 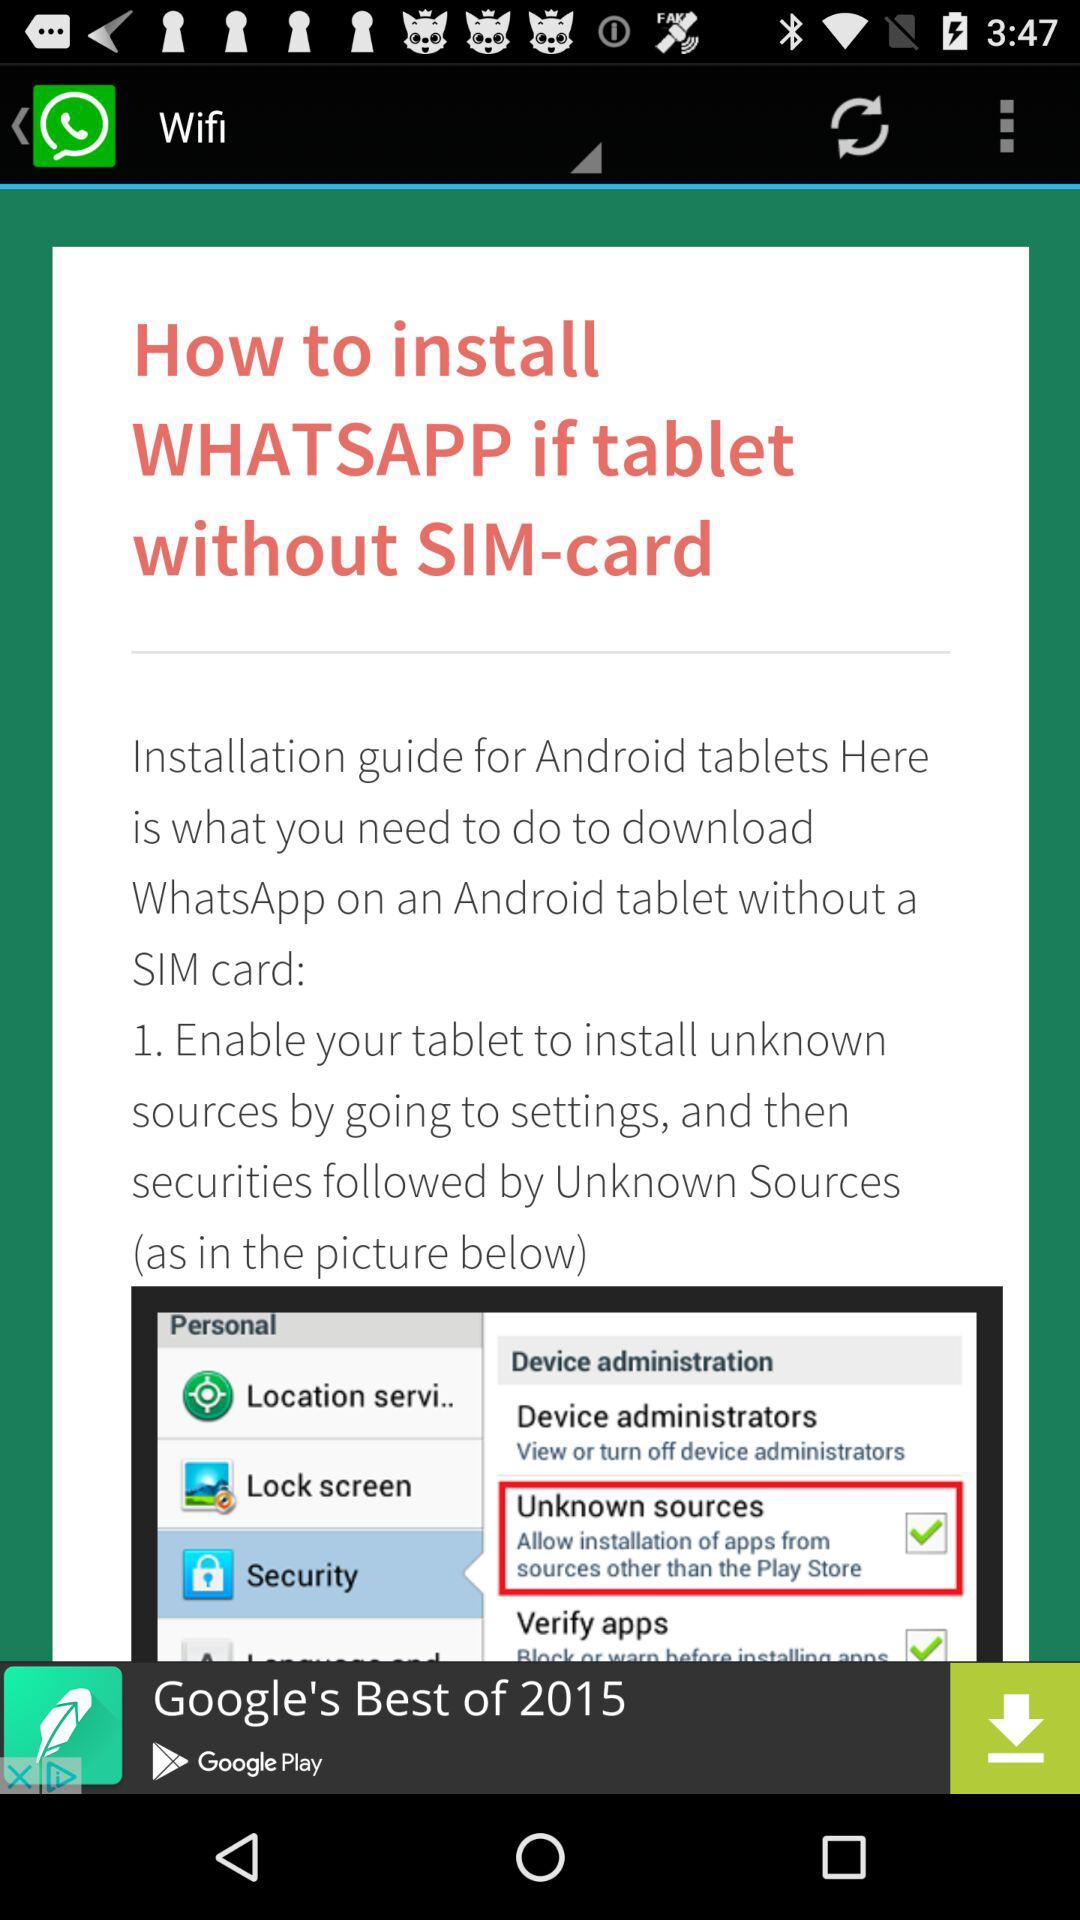 I want to click on advertisement image or install option, so click(x=540, y=1727).